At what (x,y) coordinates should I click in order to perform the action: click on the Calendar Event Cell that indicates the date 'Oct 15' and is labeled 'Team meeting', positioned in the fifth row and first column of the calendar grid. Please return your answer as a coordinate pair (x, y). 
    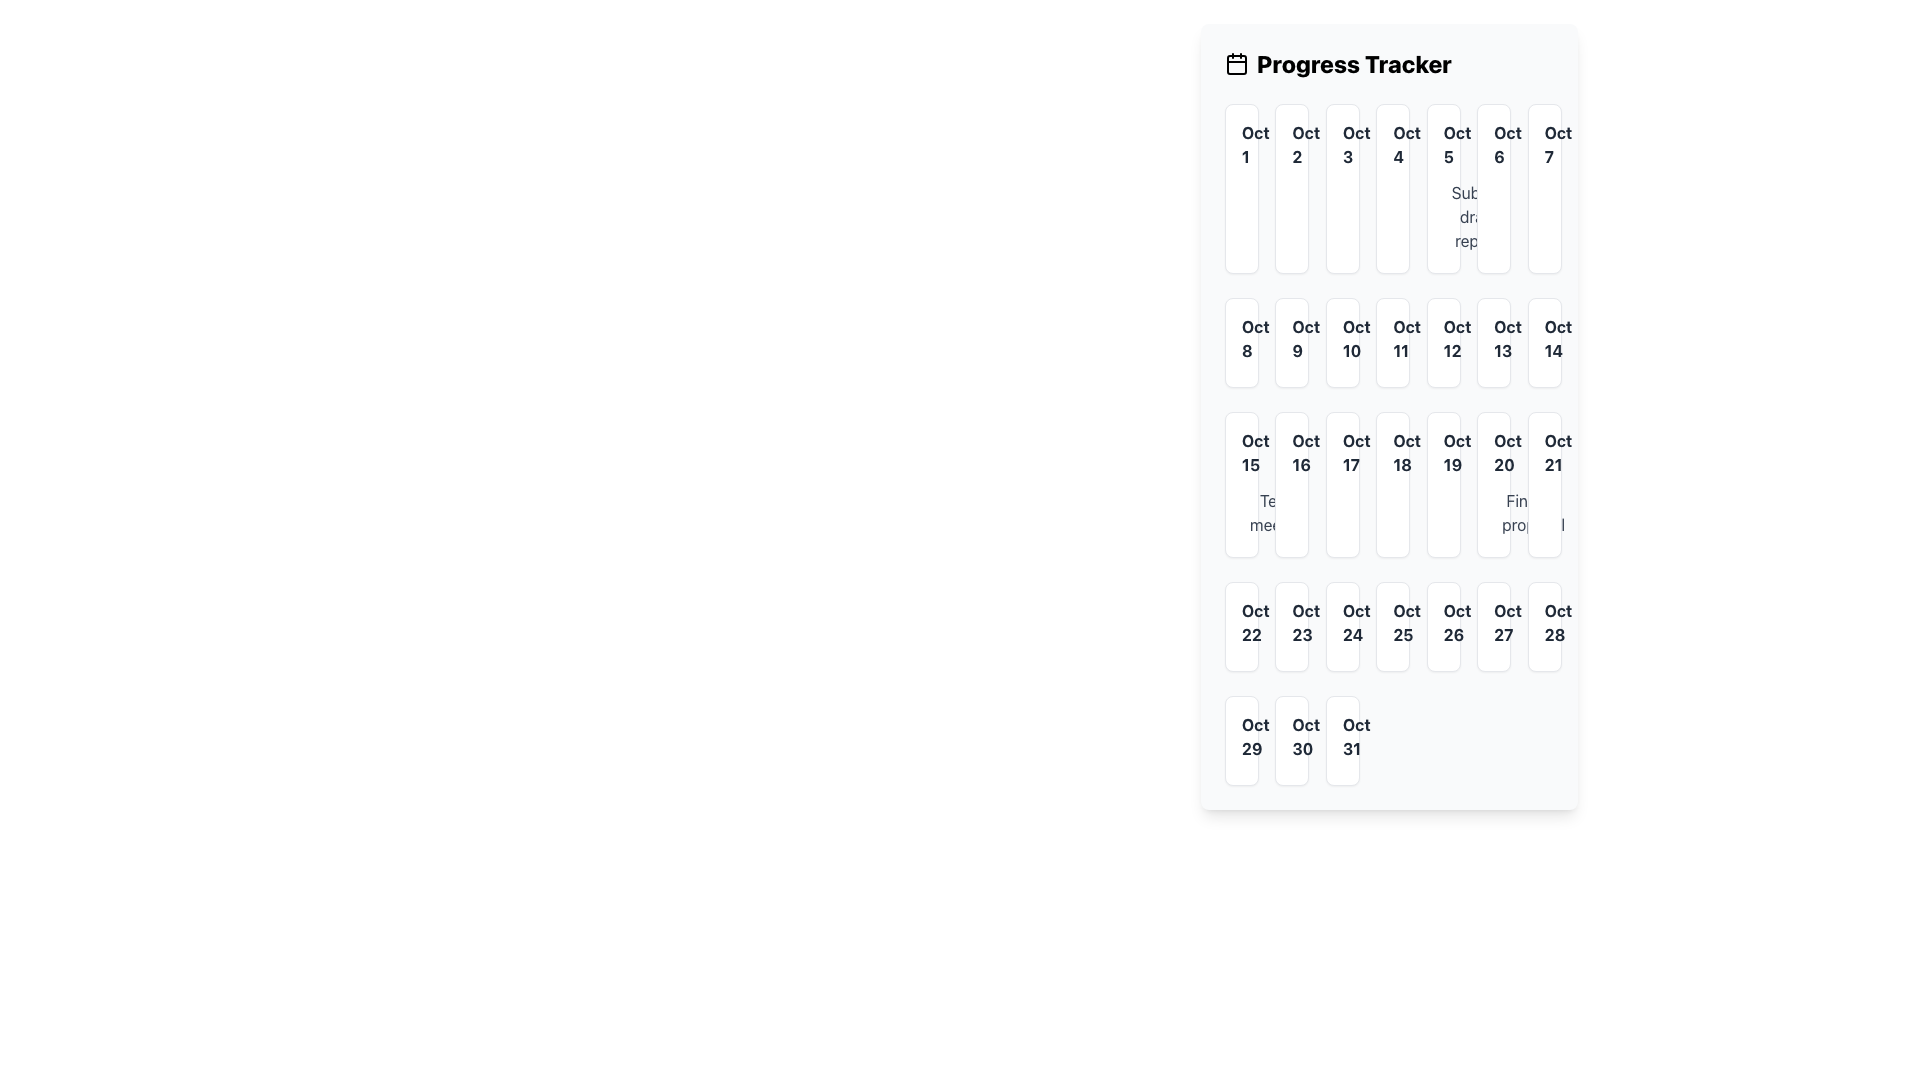
    Looking at the image, I should click on (1241, 485).